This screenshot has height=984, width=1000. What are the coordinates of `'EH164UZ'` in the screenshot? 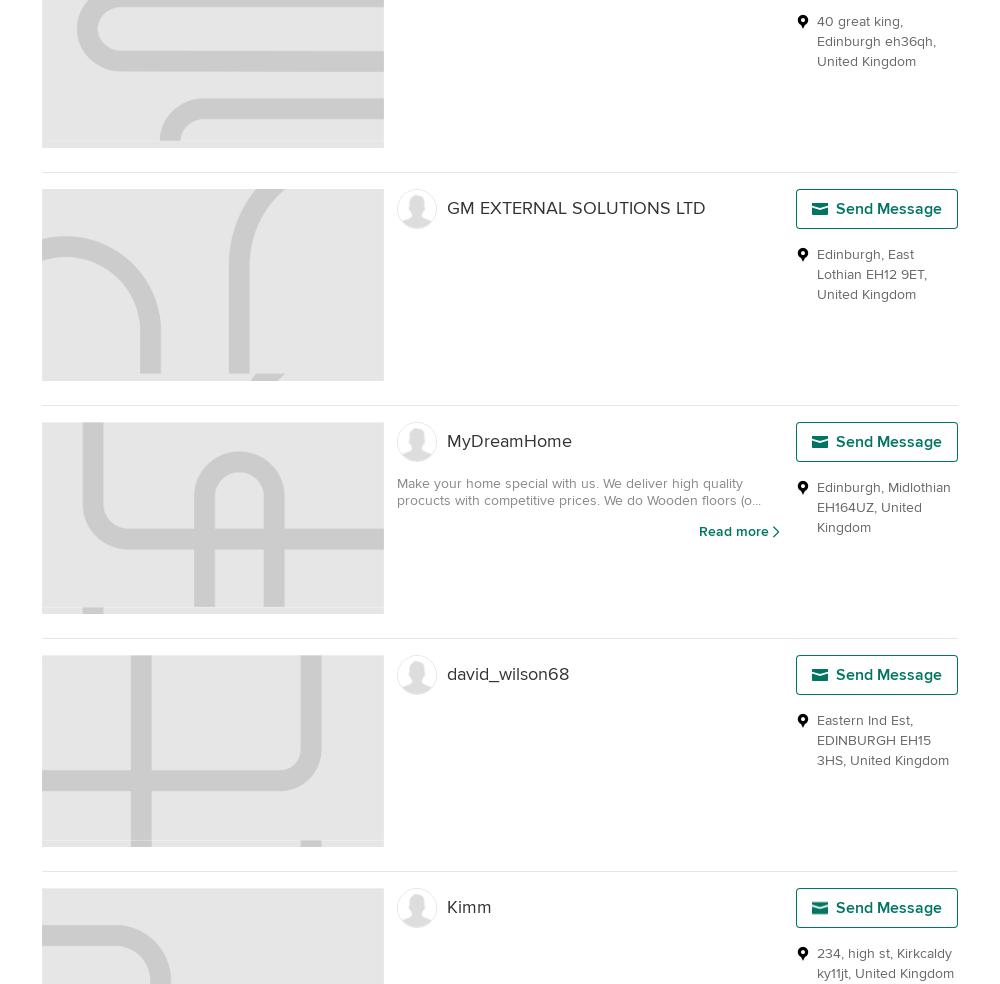 It's located at (816, 506).